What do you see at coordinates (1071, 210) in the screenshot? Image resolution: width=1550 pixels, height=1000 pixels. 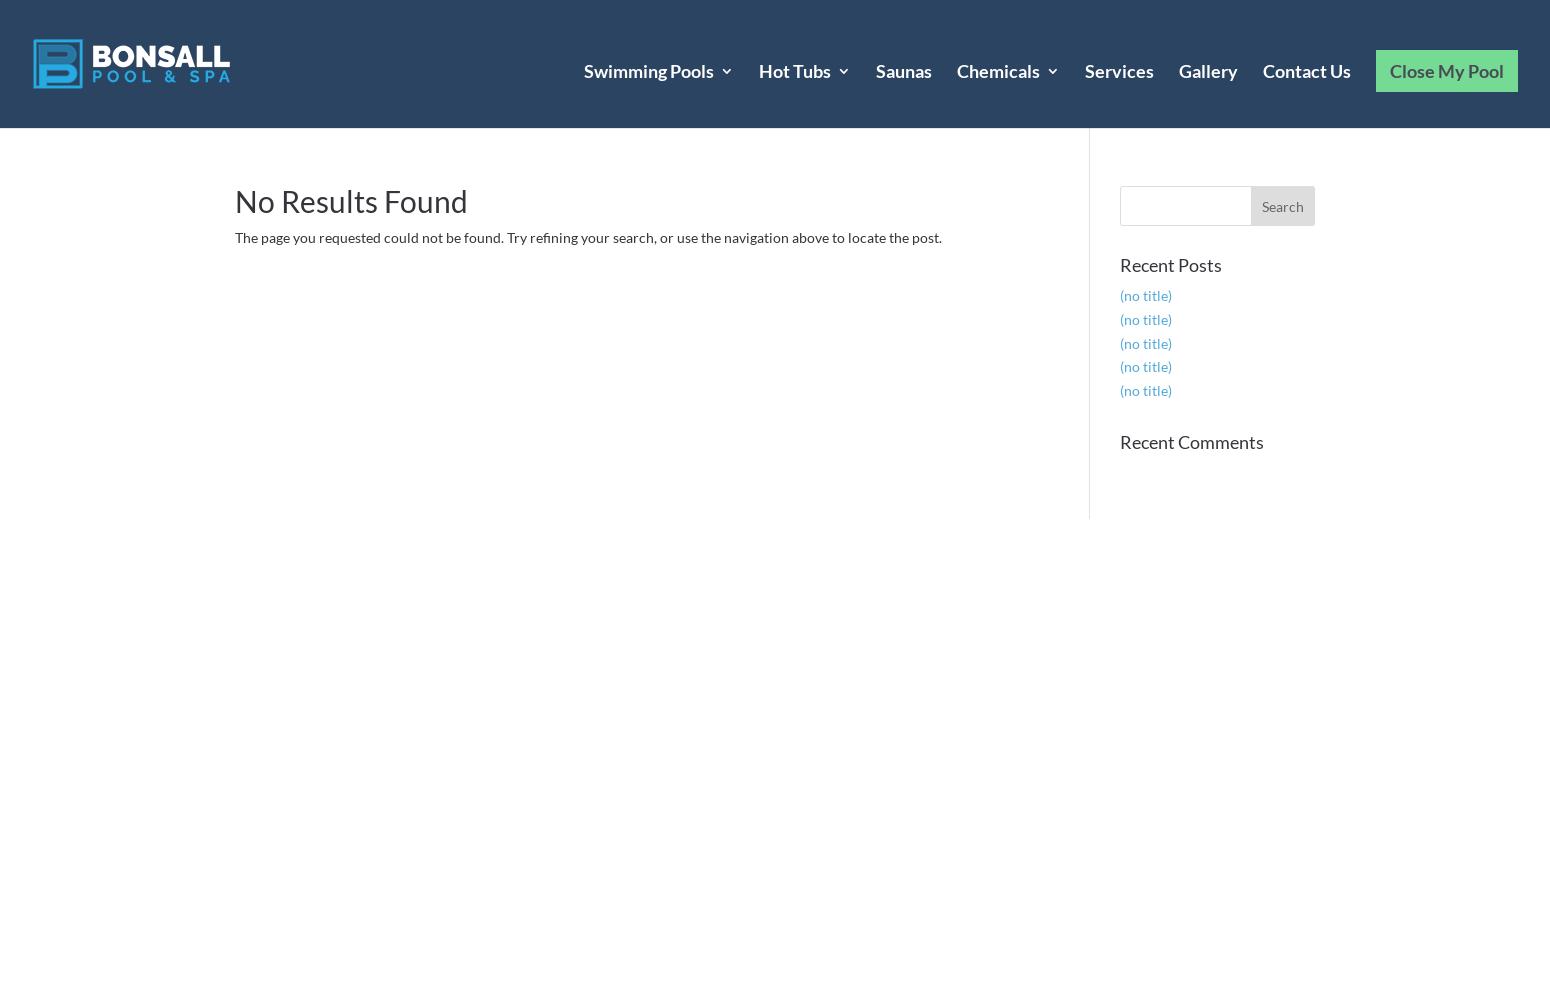 I see `'Hot Tub Chemicals'` at bounding box center [1071, 210].